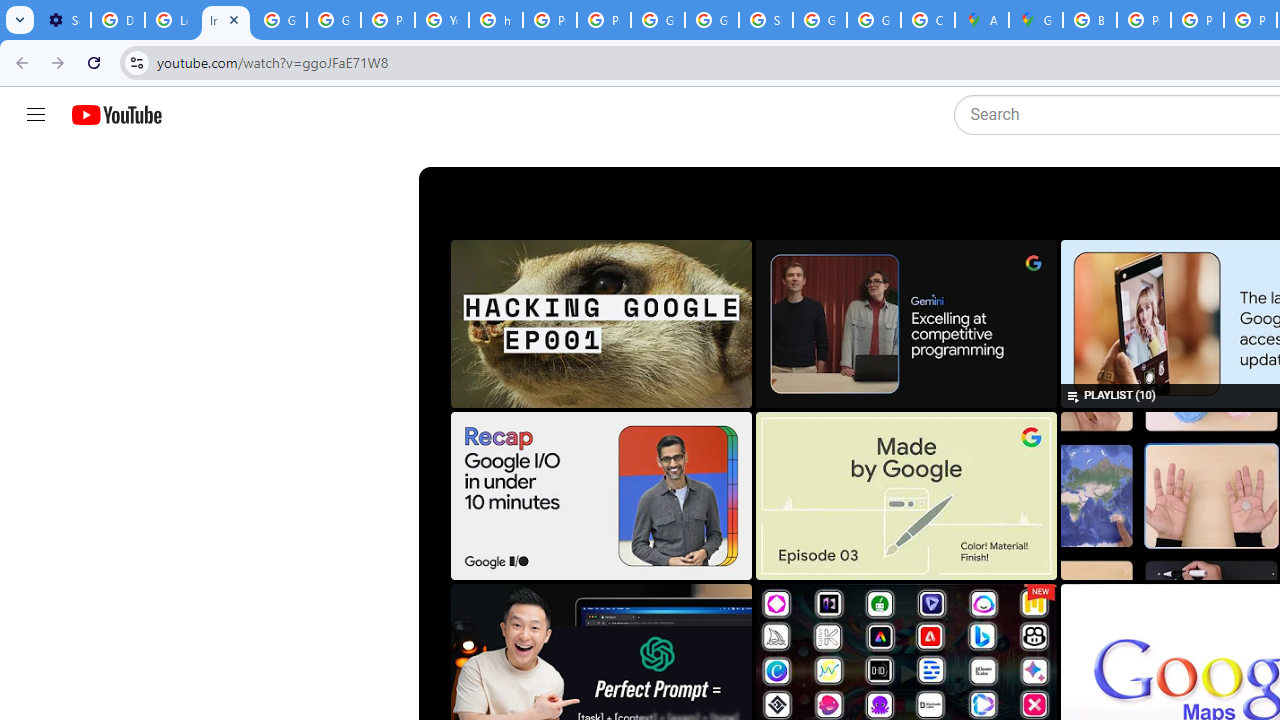 This screenshot has width=1280, height=720. What do you see at coordinates (927, 20) in the screenshot?
I see `'Create your Google Account'` at bounding box center [927, 20].